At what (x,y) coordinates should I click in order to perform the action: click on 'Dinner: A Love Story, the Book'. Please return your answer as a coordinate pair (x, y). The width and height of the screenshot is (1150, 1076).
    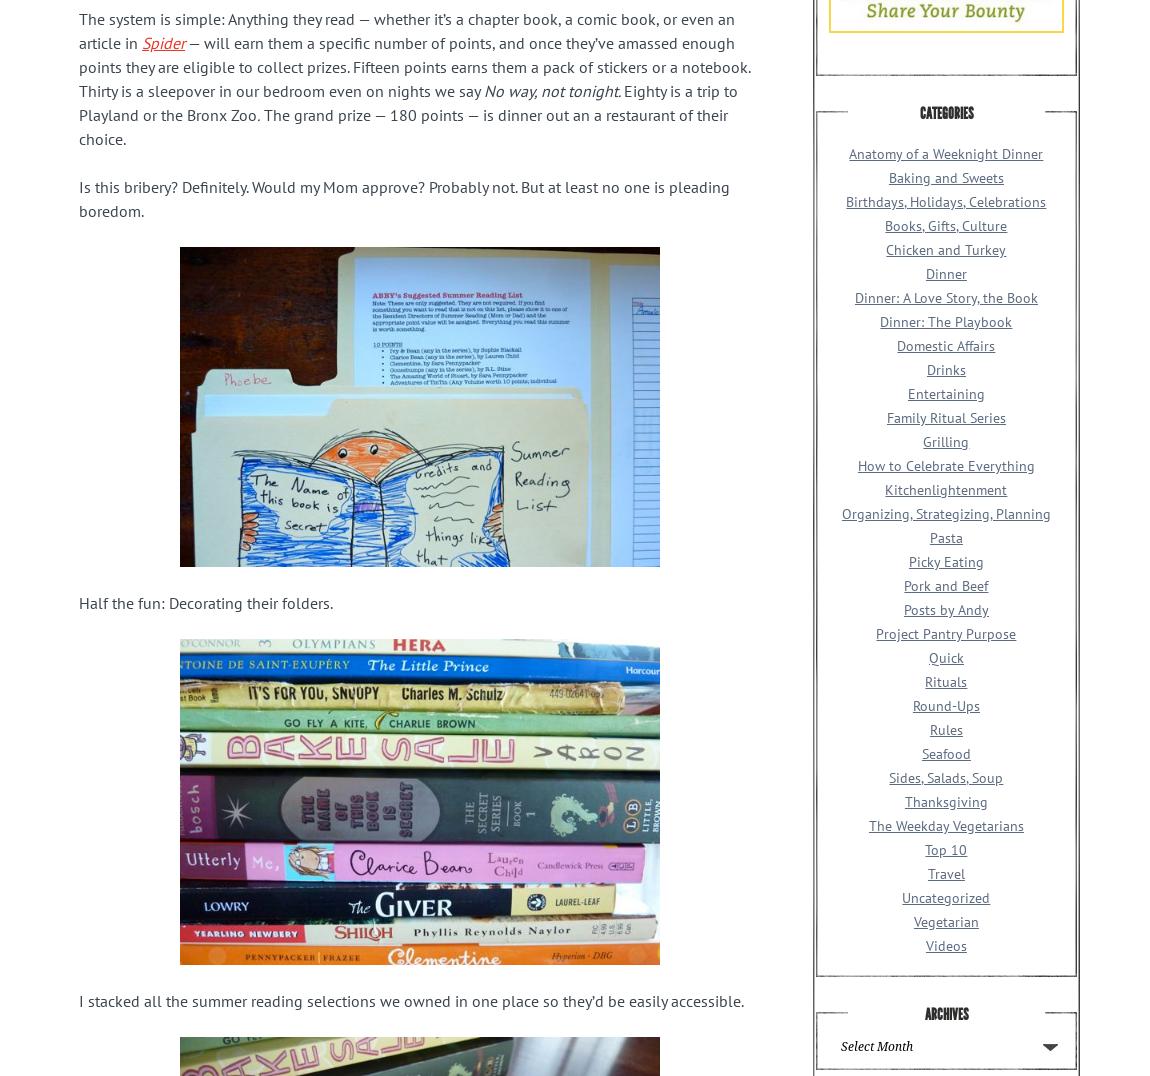
    Looking at the image, I should click on (945, 297).